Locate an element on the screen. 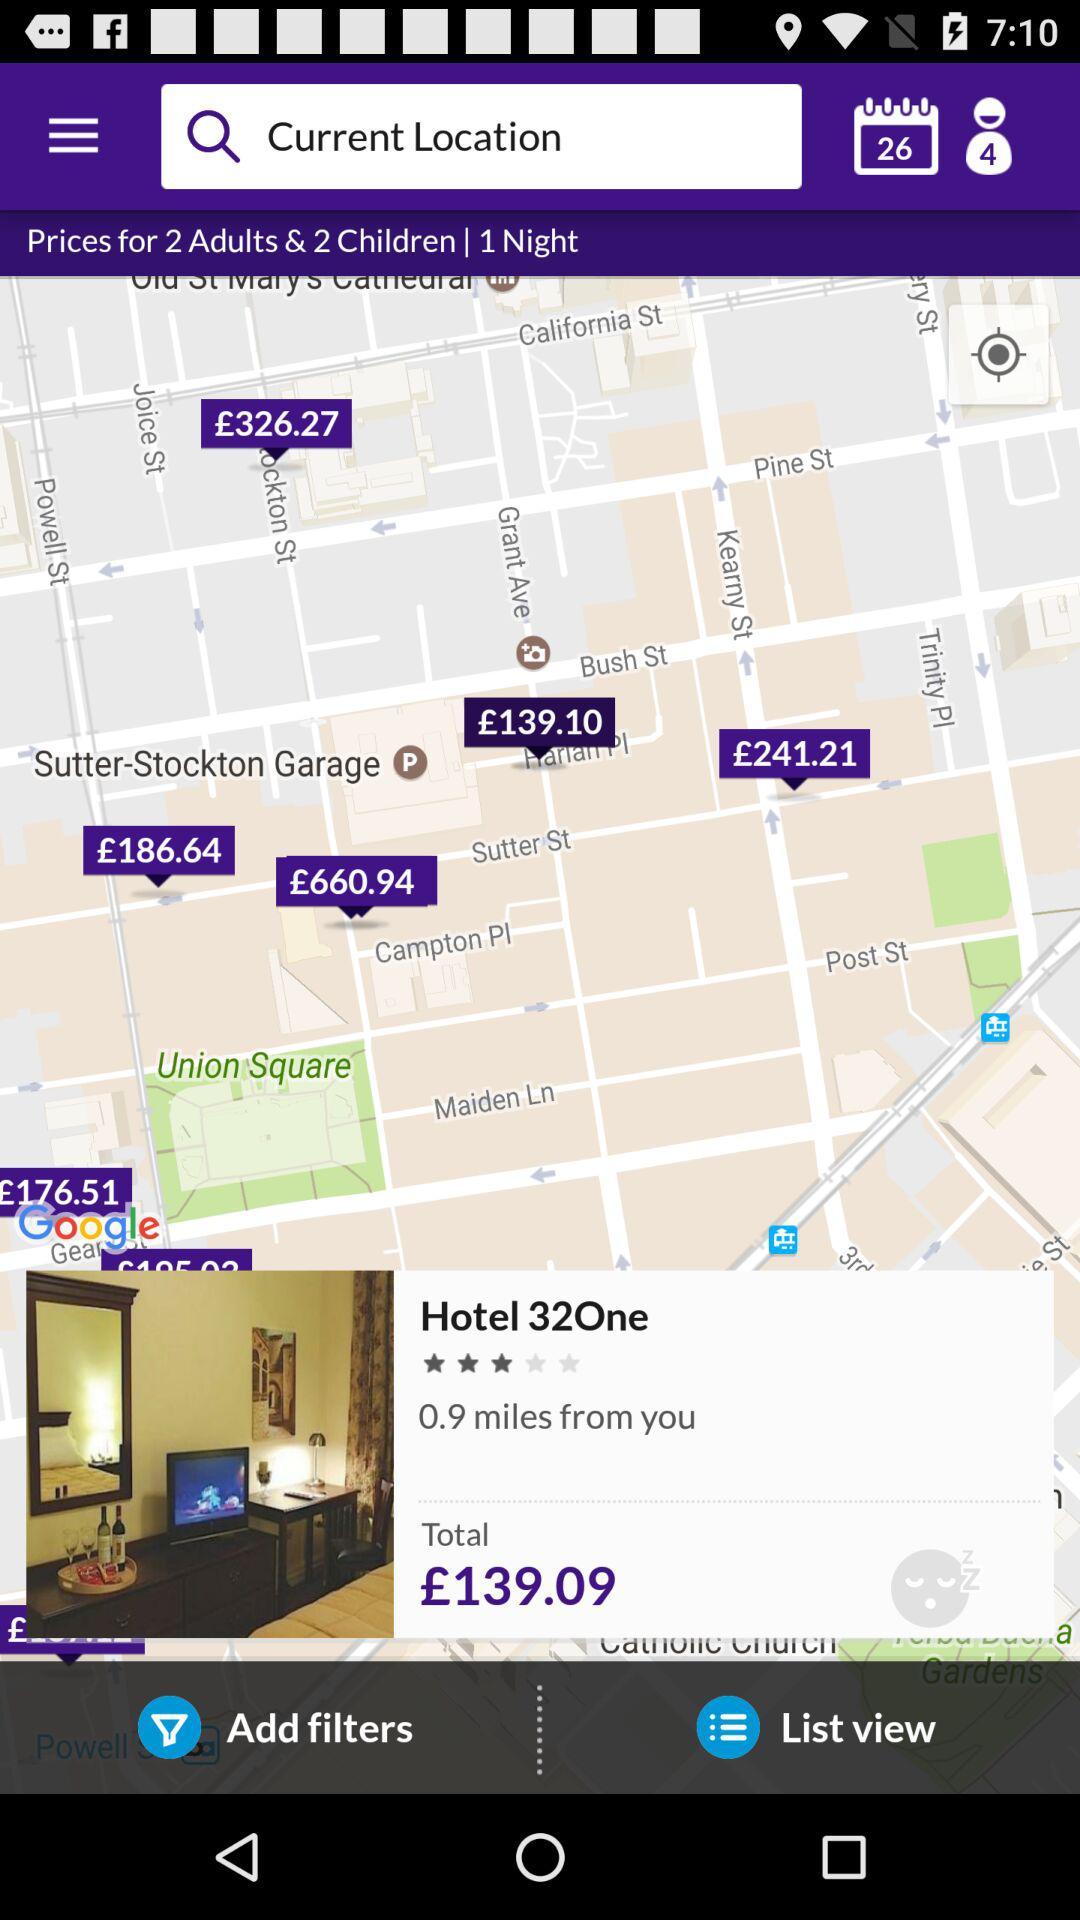  space to enter the current location is located at coordinates (525, 135).